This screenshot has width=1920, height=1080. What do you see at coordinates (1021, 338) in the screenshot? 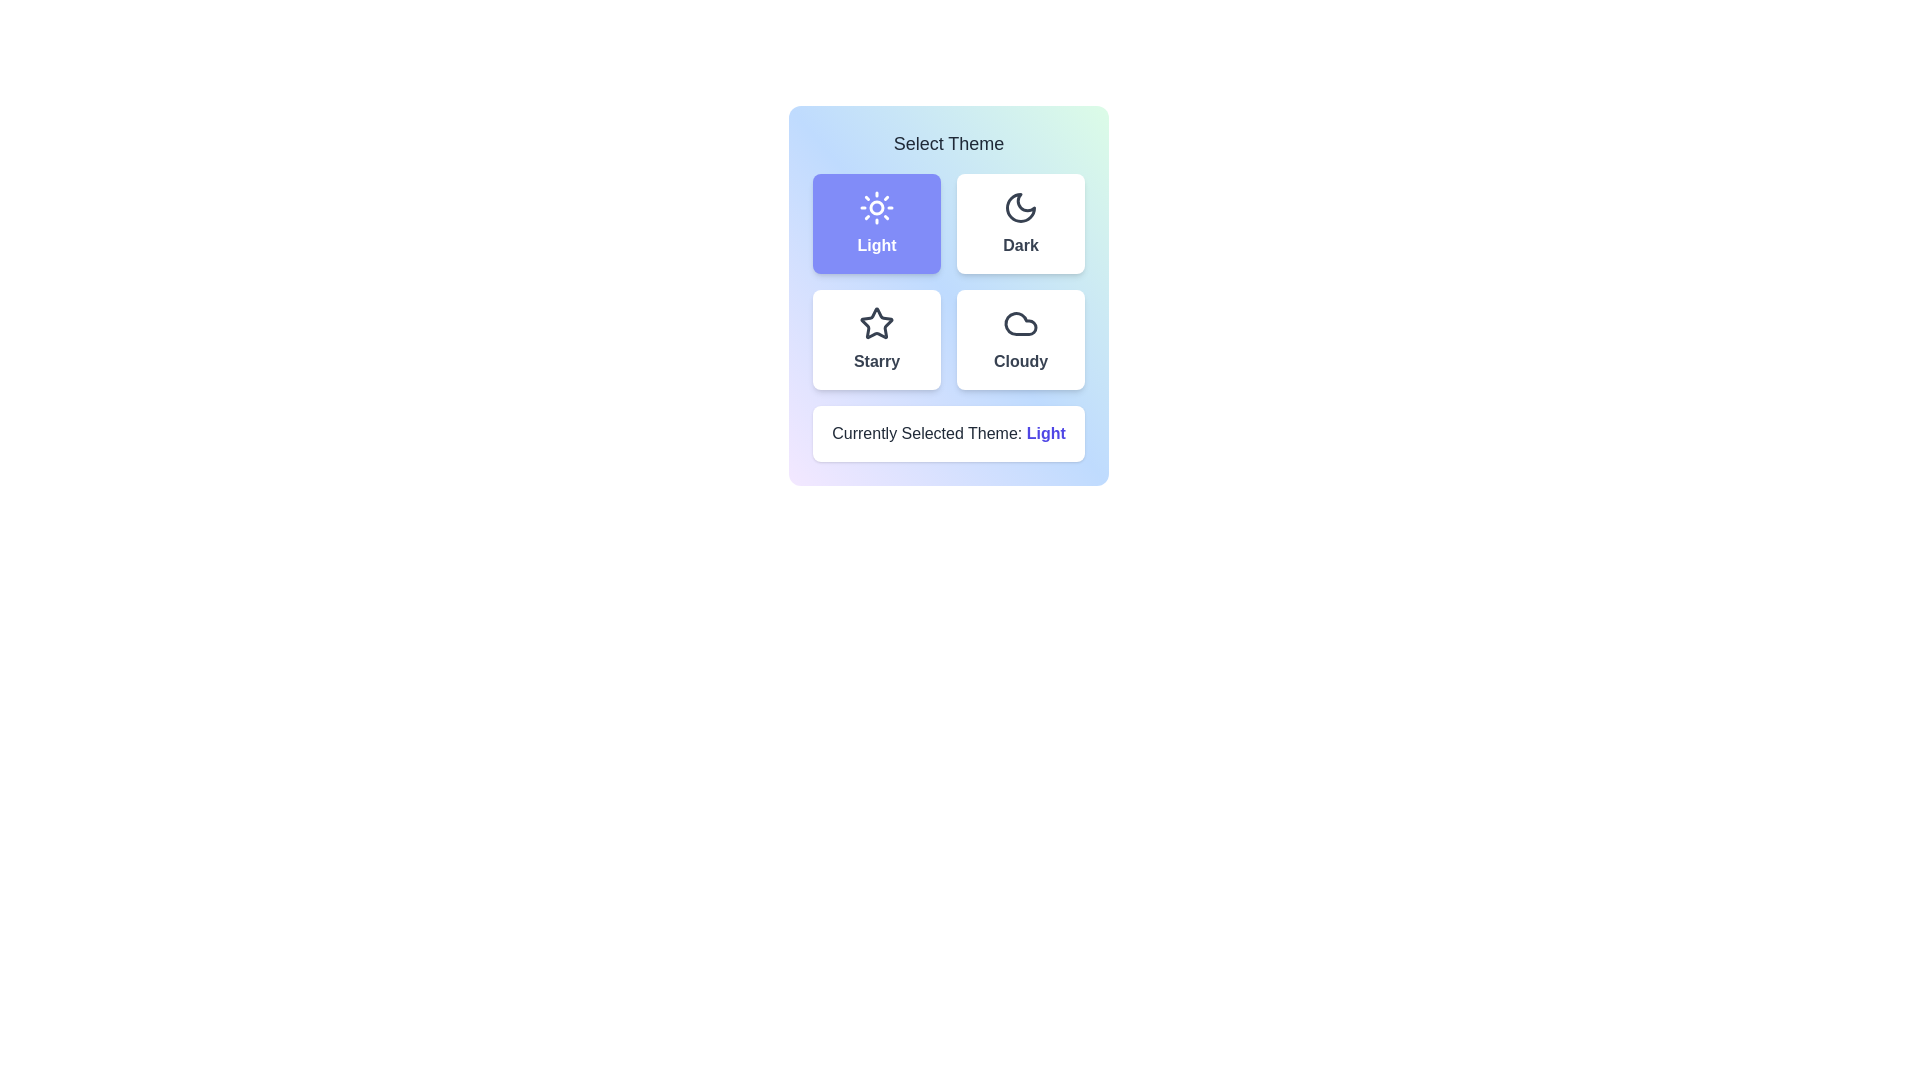
I see `the theme Cloudy by clicking on its button` at bounding box center [1021, 338].